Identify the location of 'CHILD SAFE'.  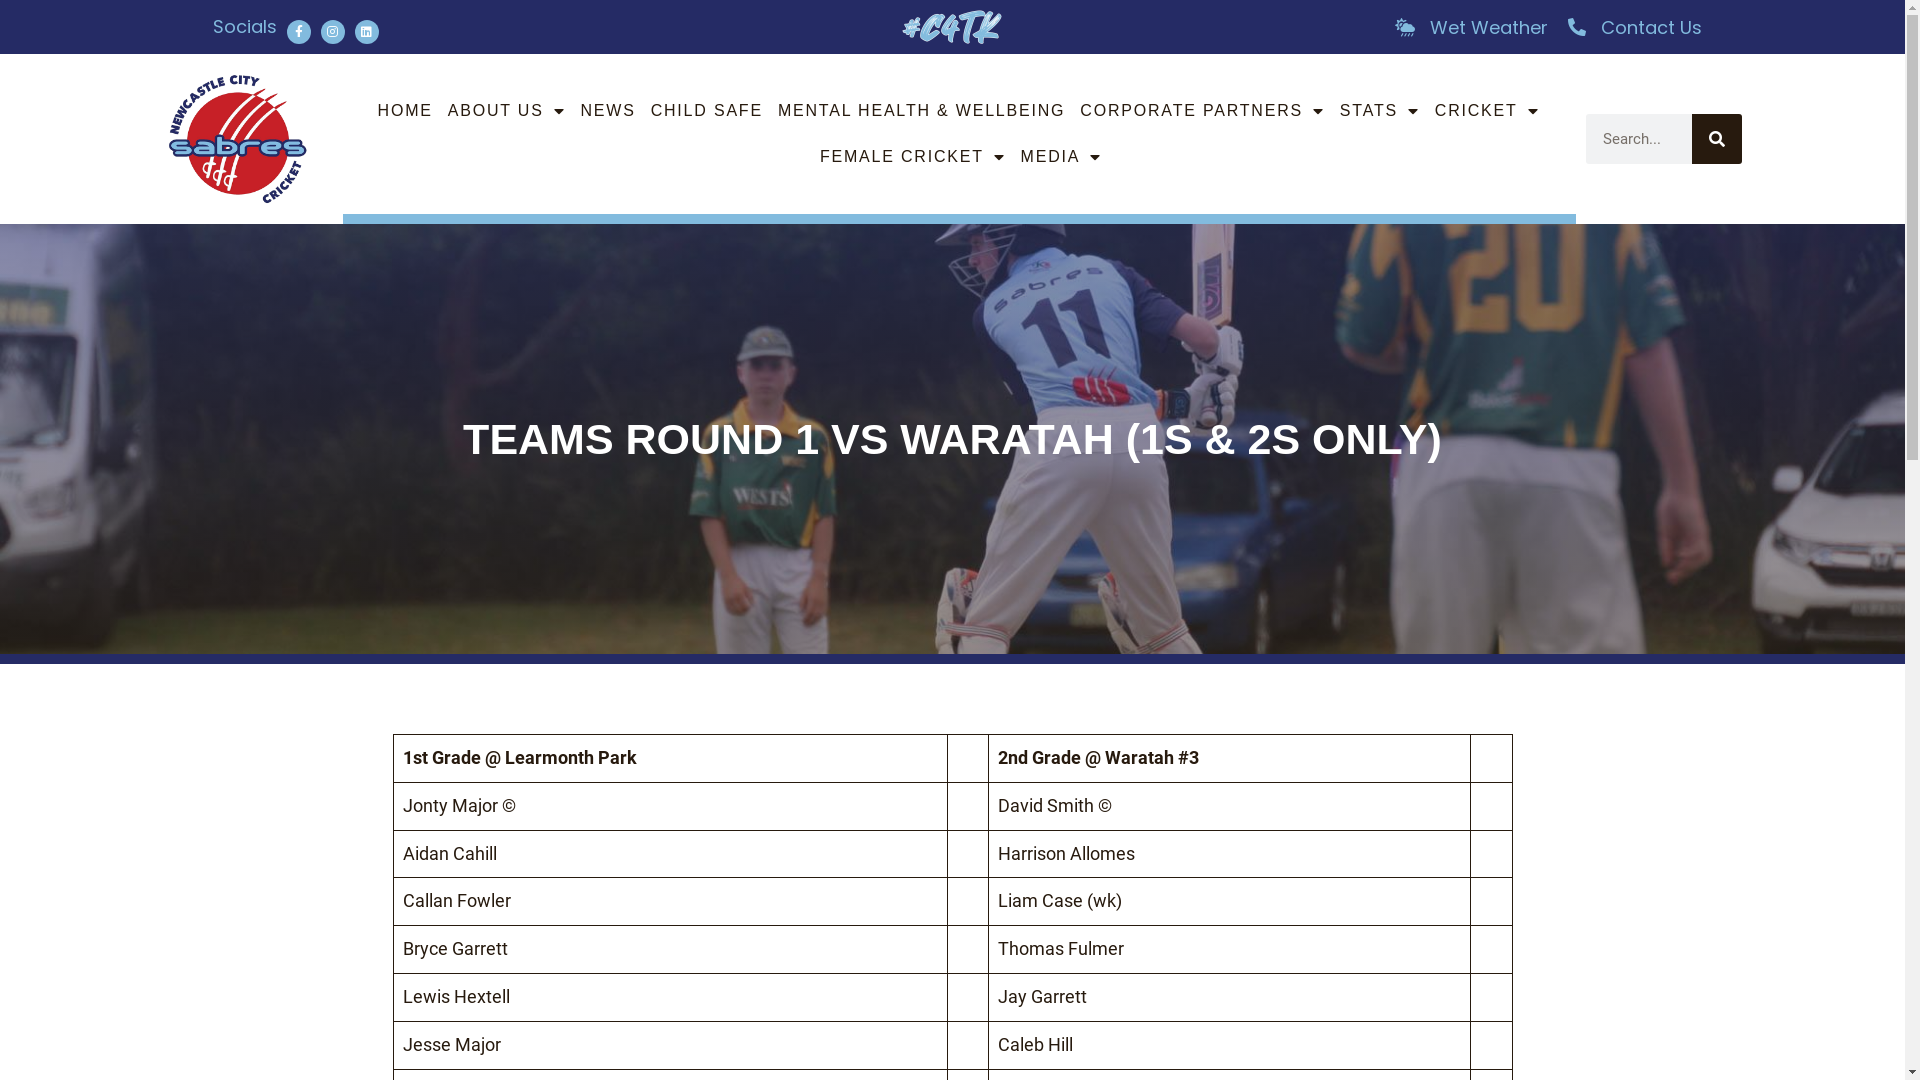
(706, 111).